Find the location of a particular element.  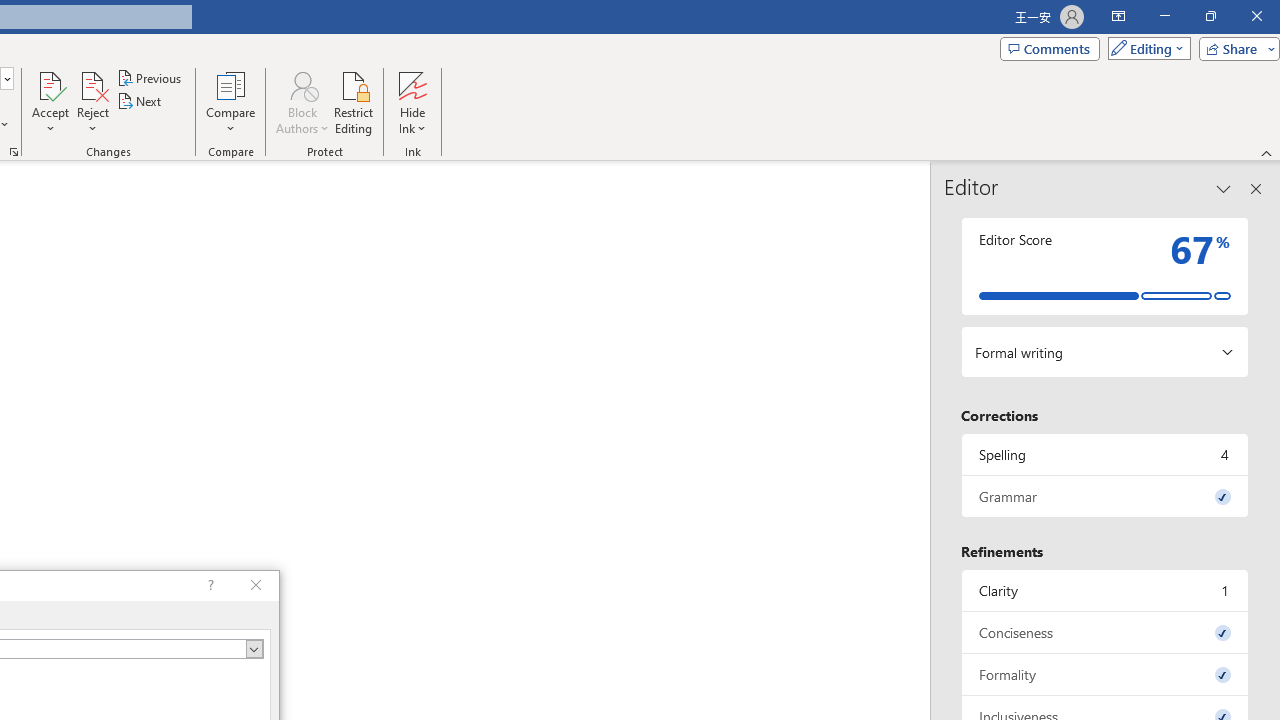

'Compare' is located at coordinates (231, 103).